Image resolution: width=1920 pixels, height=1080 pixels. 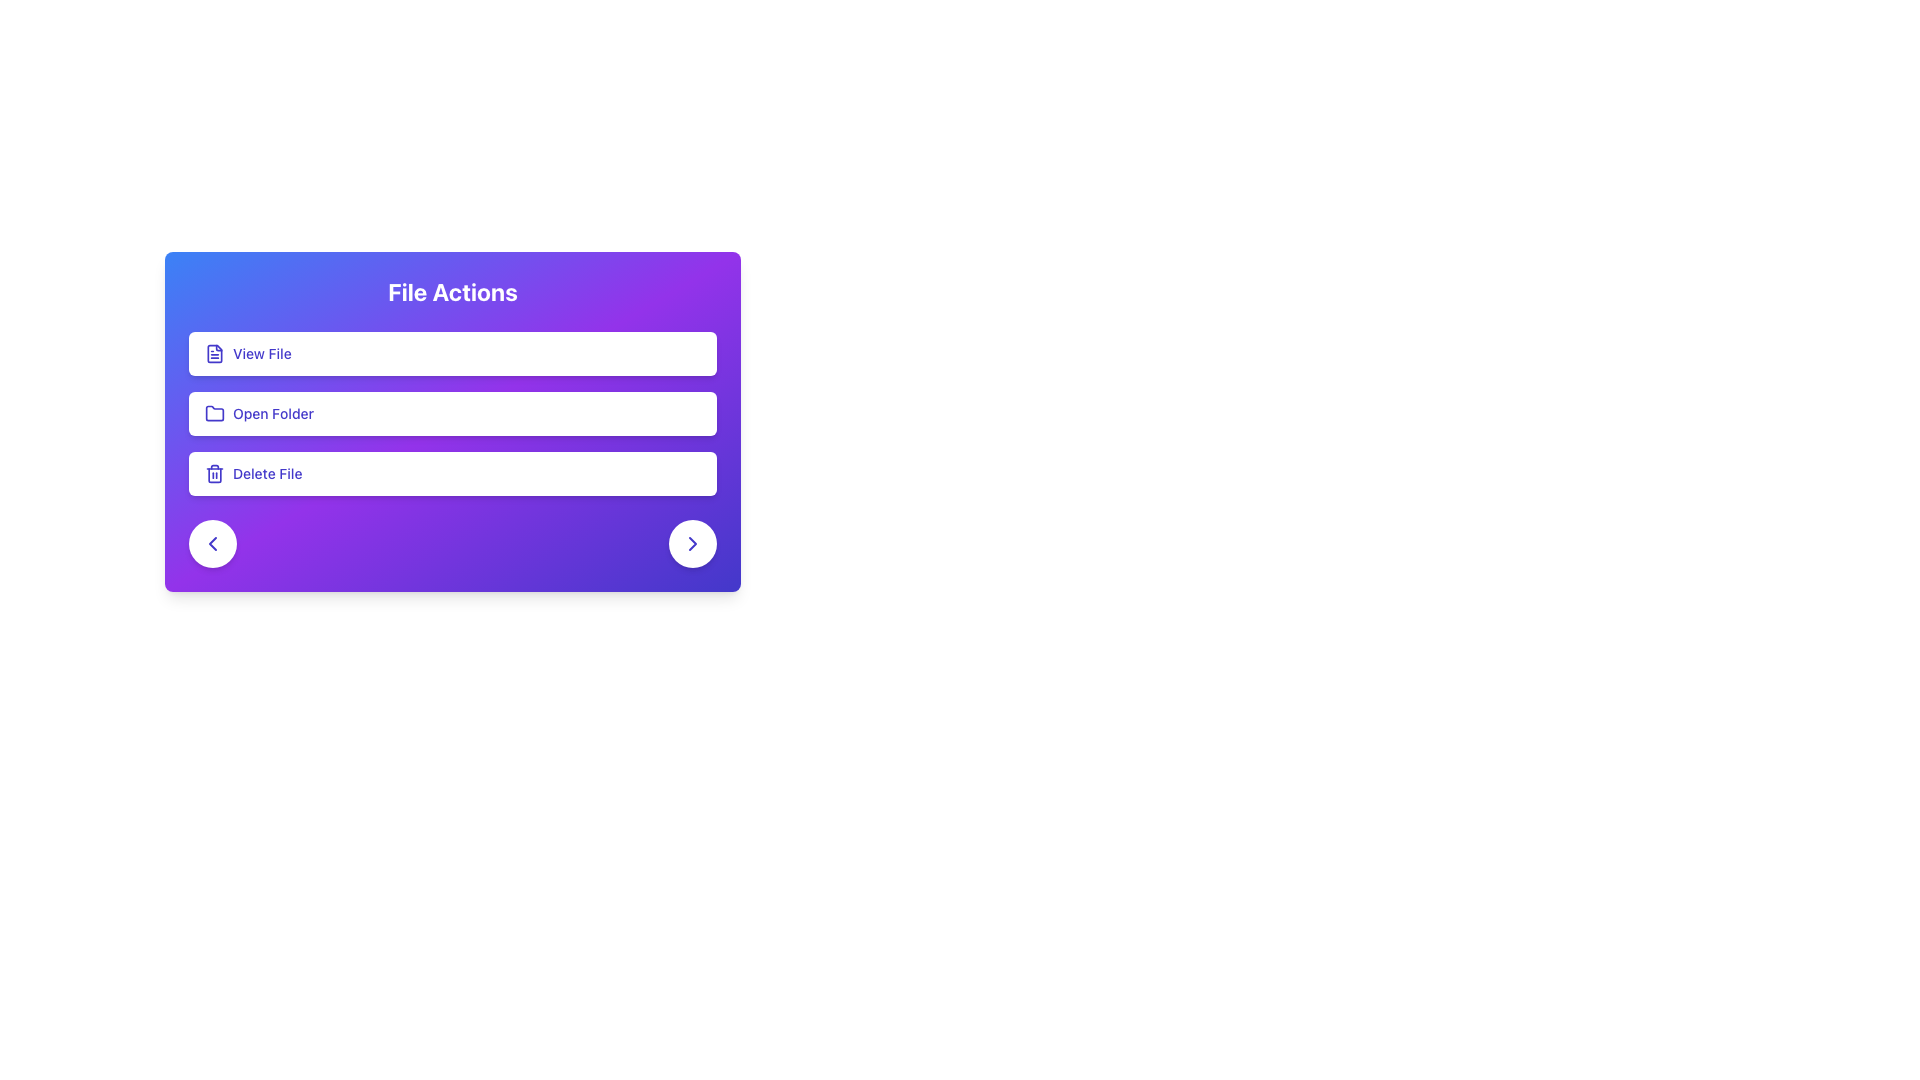 I want to click on the 'View File' text label, which is styled in purple font and positioned to the right of a file icon within the 'File Actions' card, so click(x=261, y=353).